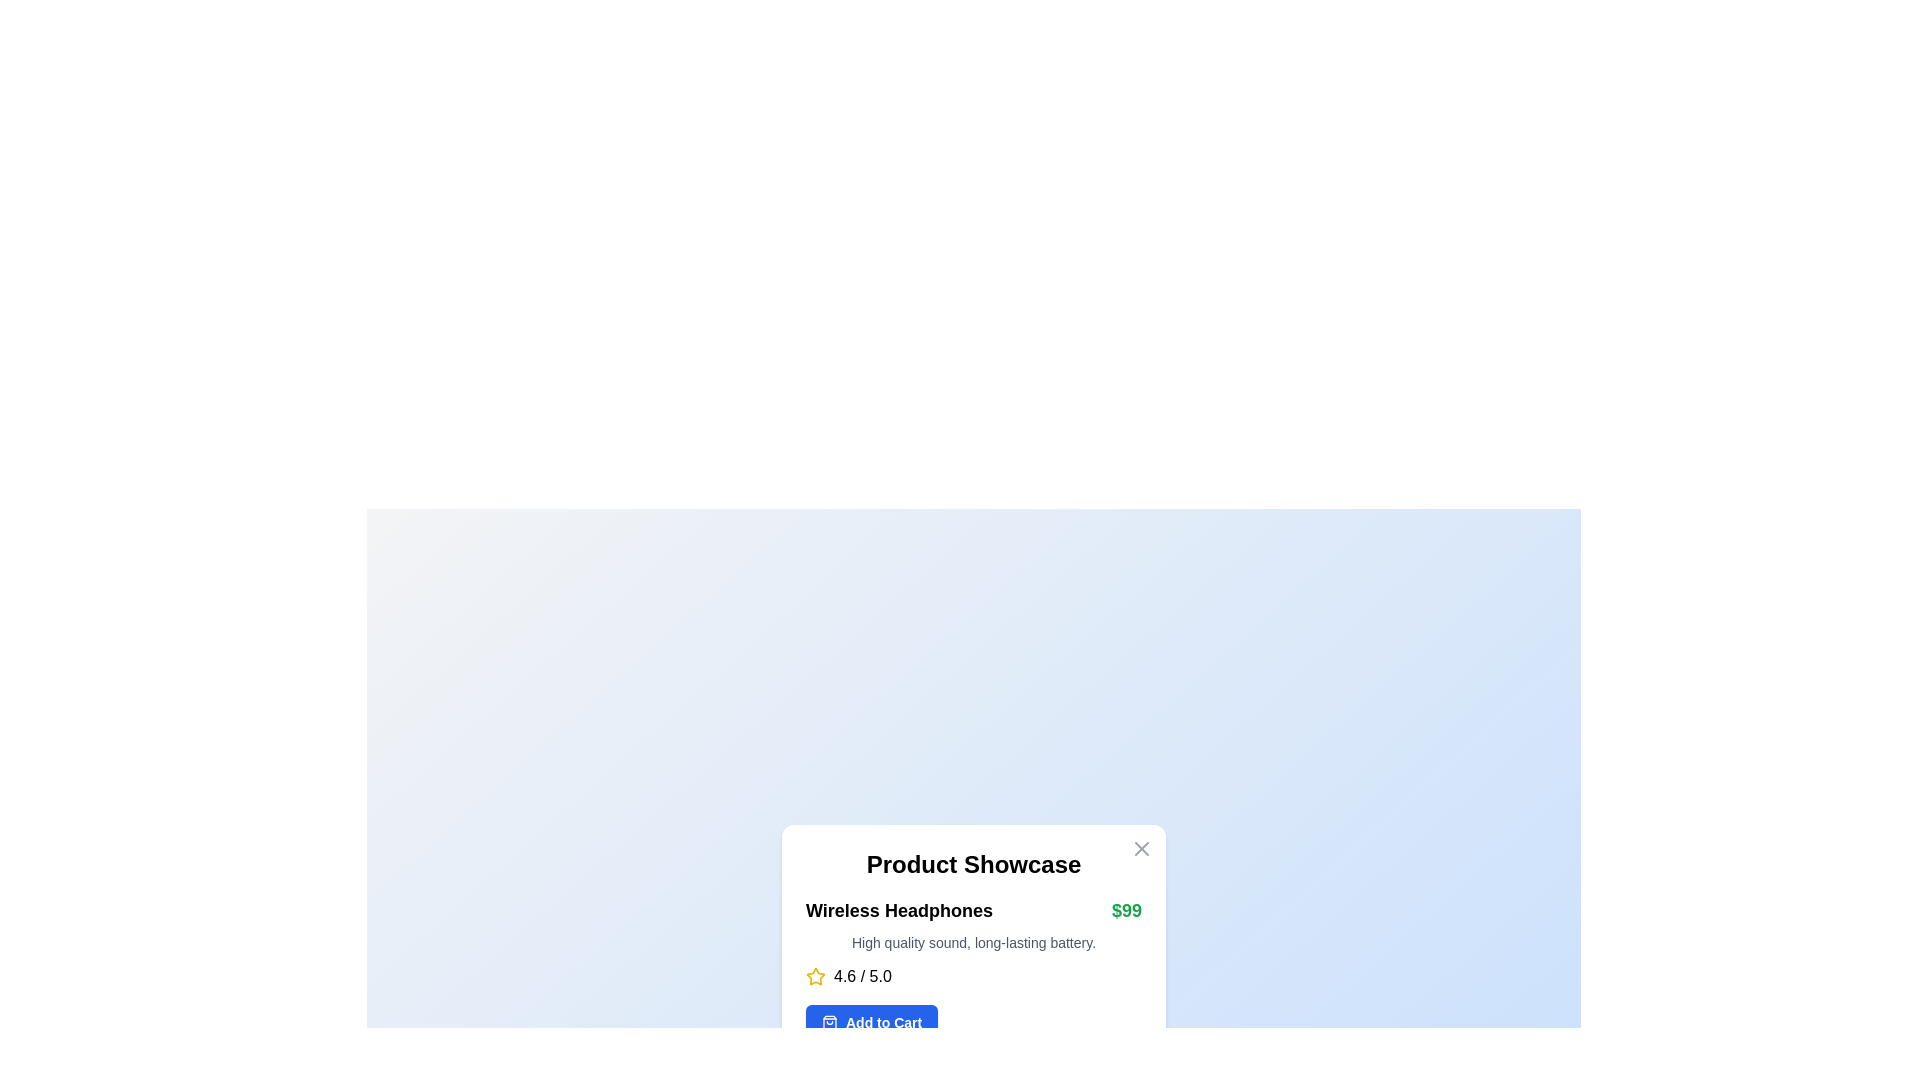 This screenshot has height=1080, width=1920. I want to click on the 'x' icon located in the top right corner of the card, so click(1142, 848).